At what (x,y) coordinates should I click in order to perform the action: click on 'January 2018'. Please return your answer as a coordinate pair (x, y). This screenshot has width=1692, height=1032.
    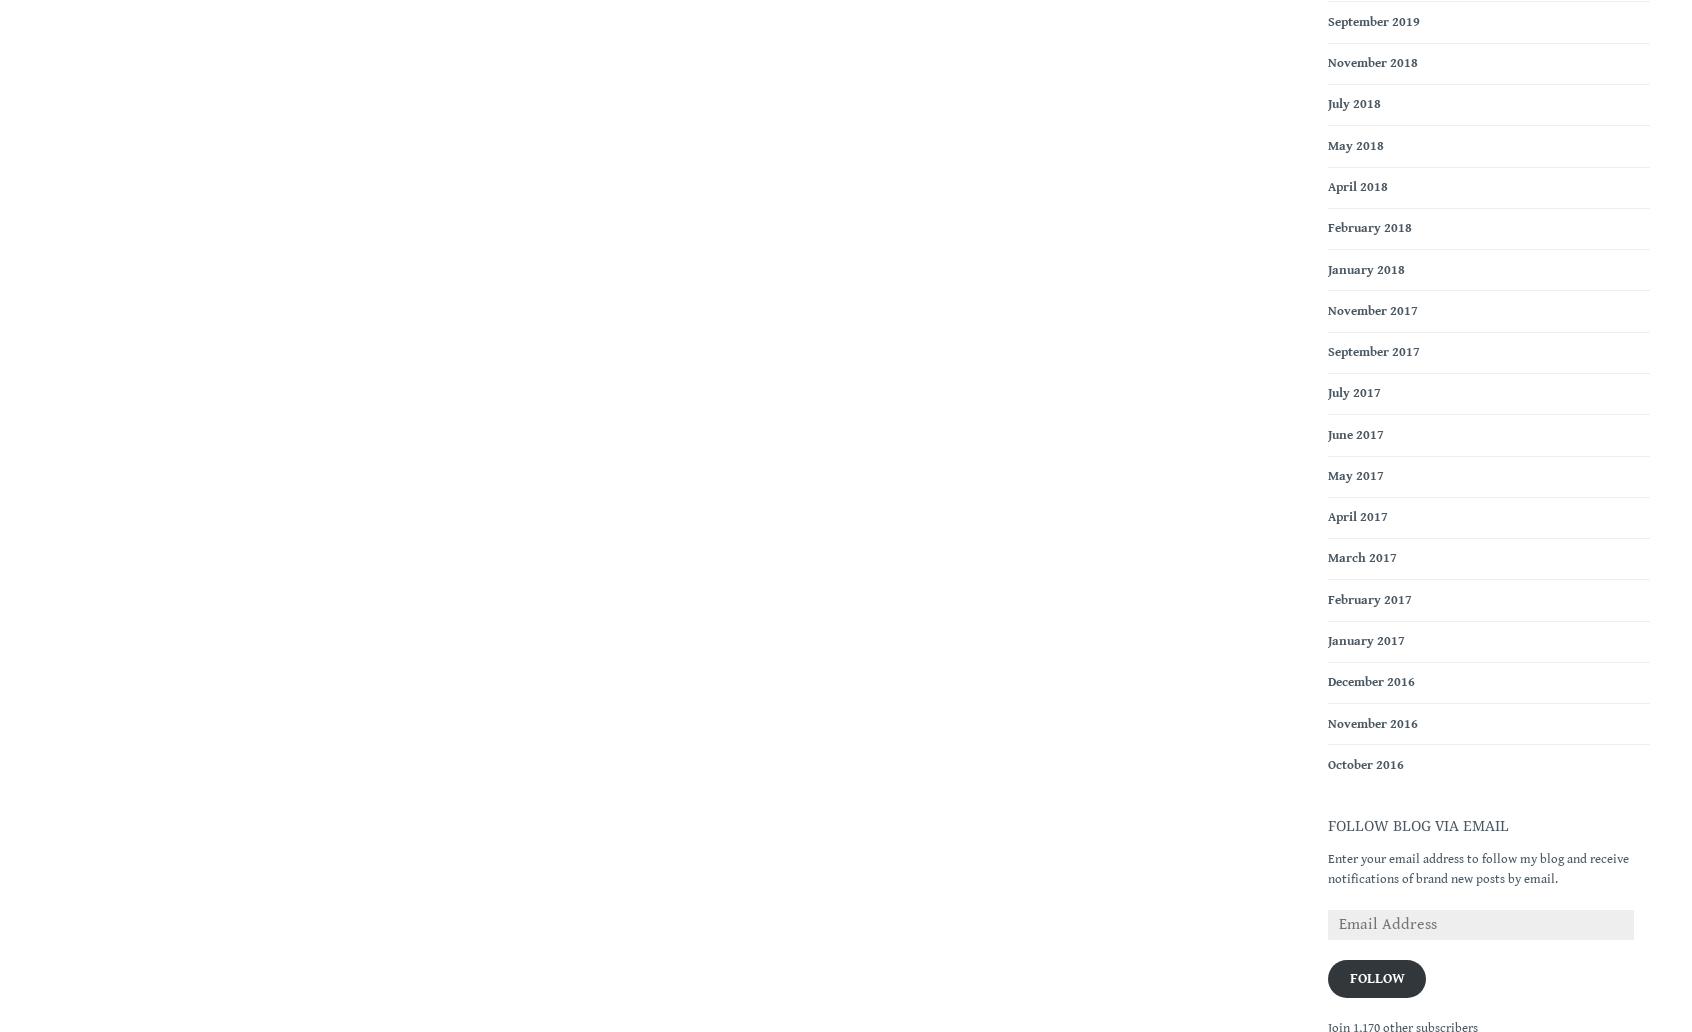
    Looking at the image, I should click on (1327, 269).